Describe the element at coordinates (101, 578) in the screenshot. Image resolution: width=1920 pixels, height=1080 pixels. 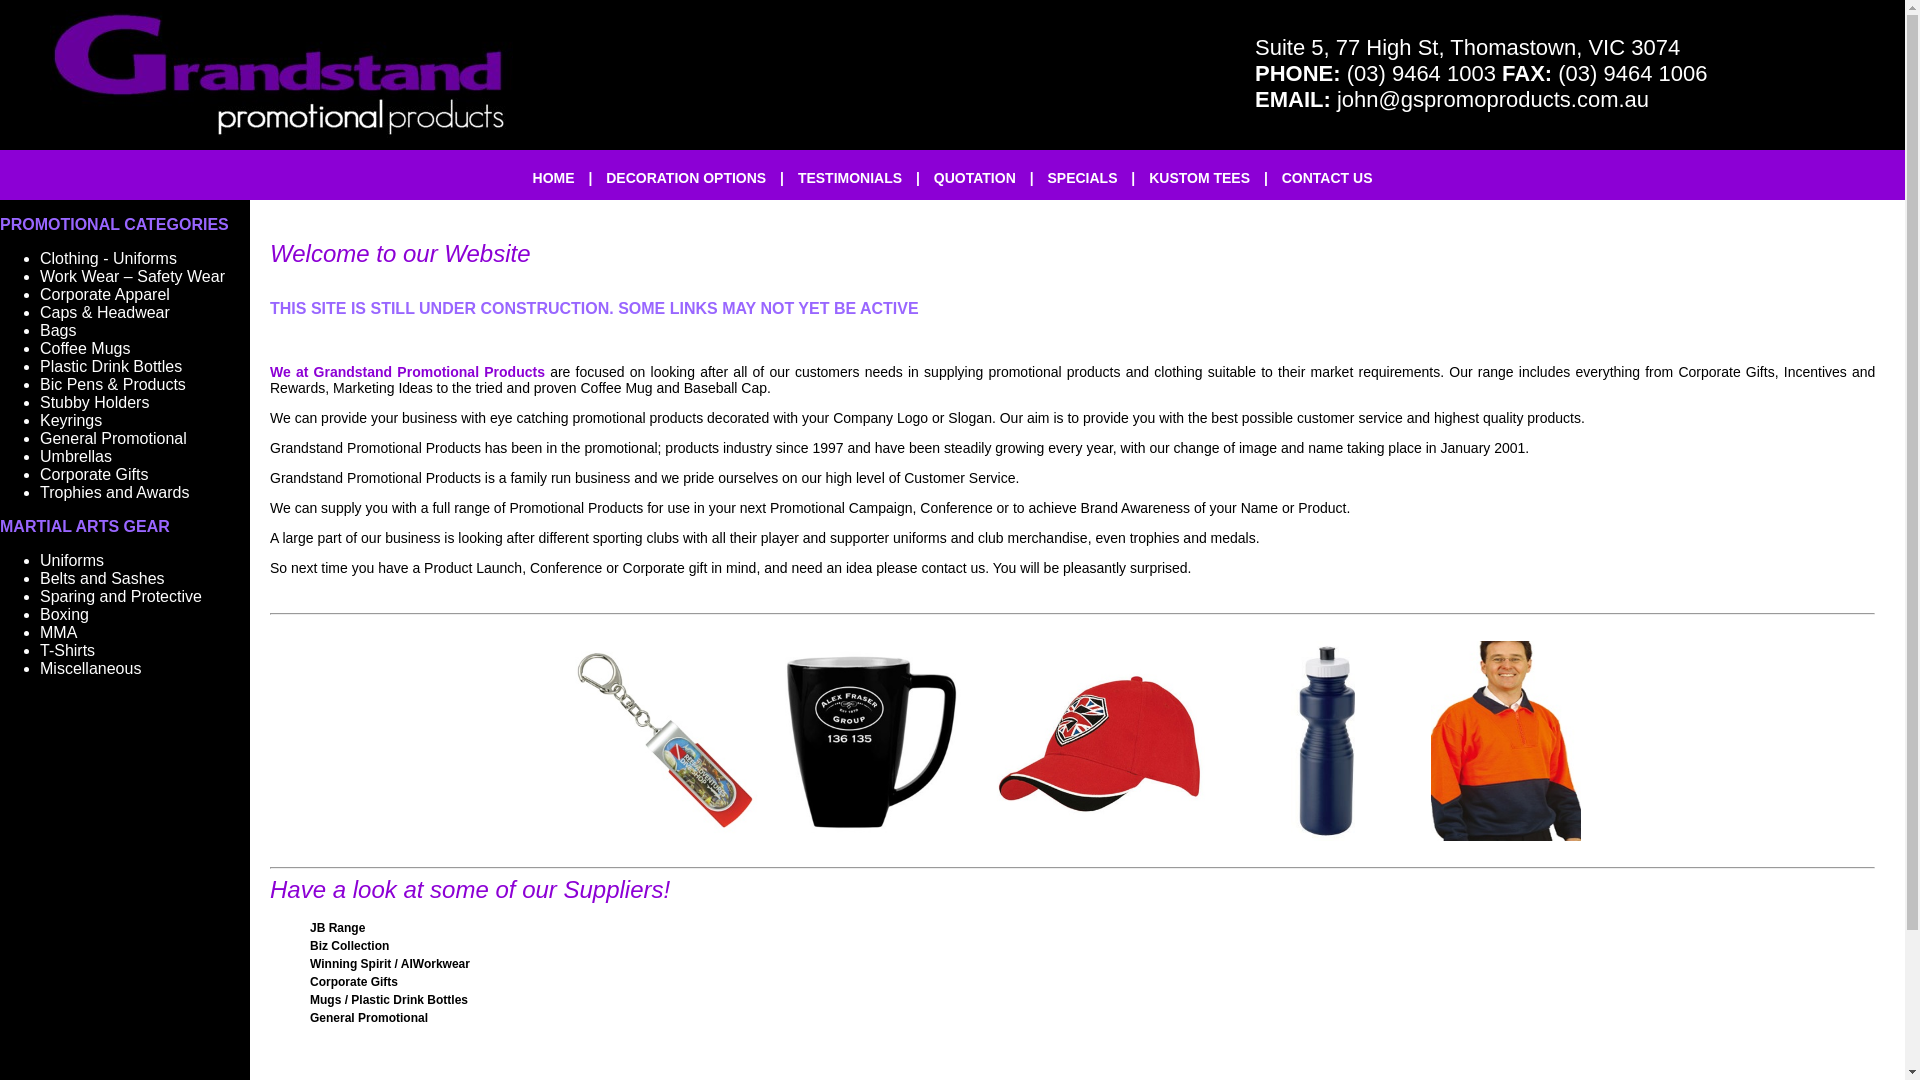
I see `'Belts and Sashes'` at that location.